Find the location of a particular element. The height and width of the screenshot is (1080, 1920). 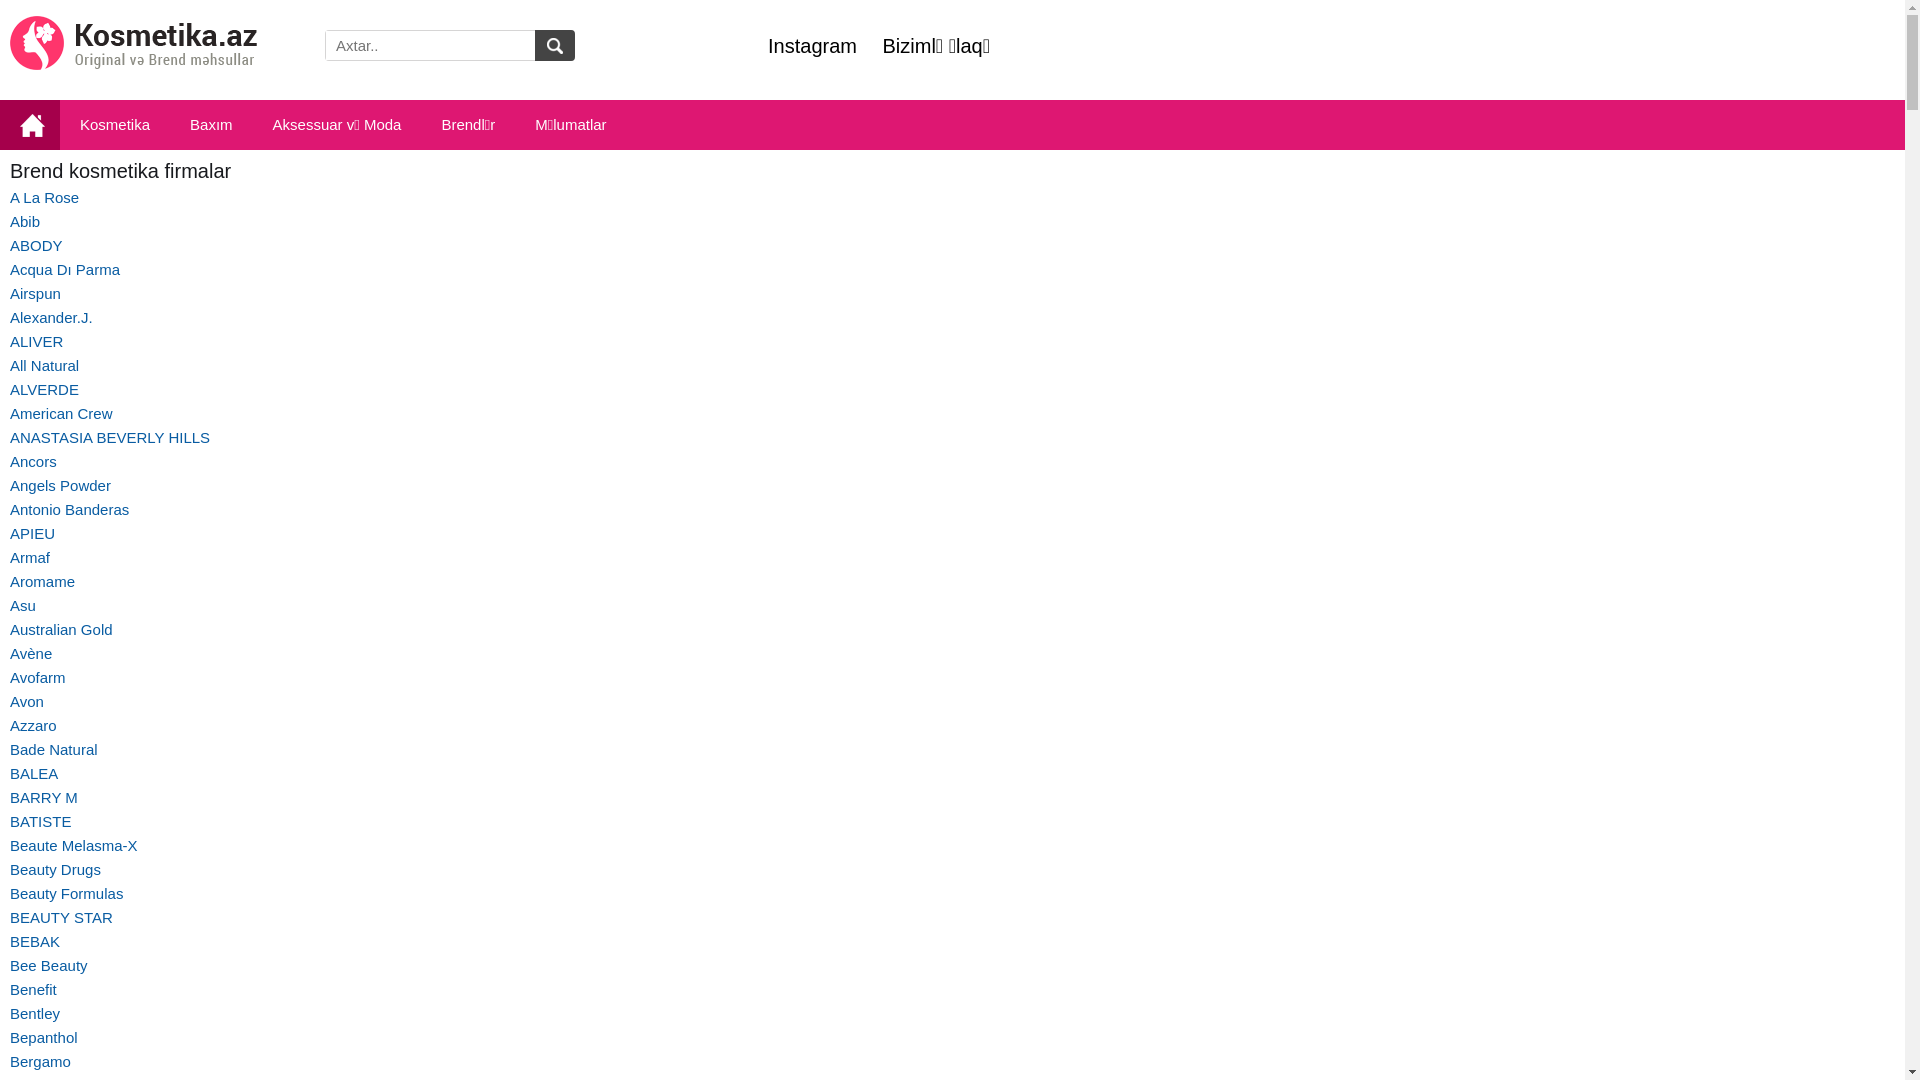

'Beauty Drugs' is located at coordinates (9, 868).